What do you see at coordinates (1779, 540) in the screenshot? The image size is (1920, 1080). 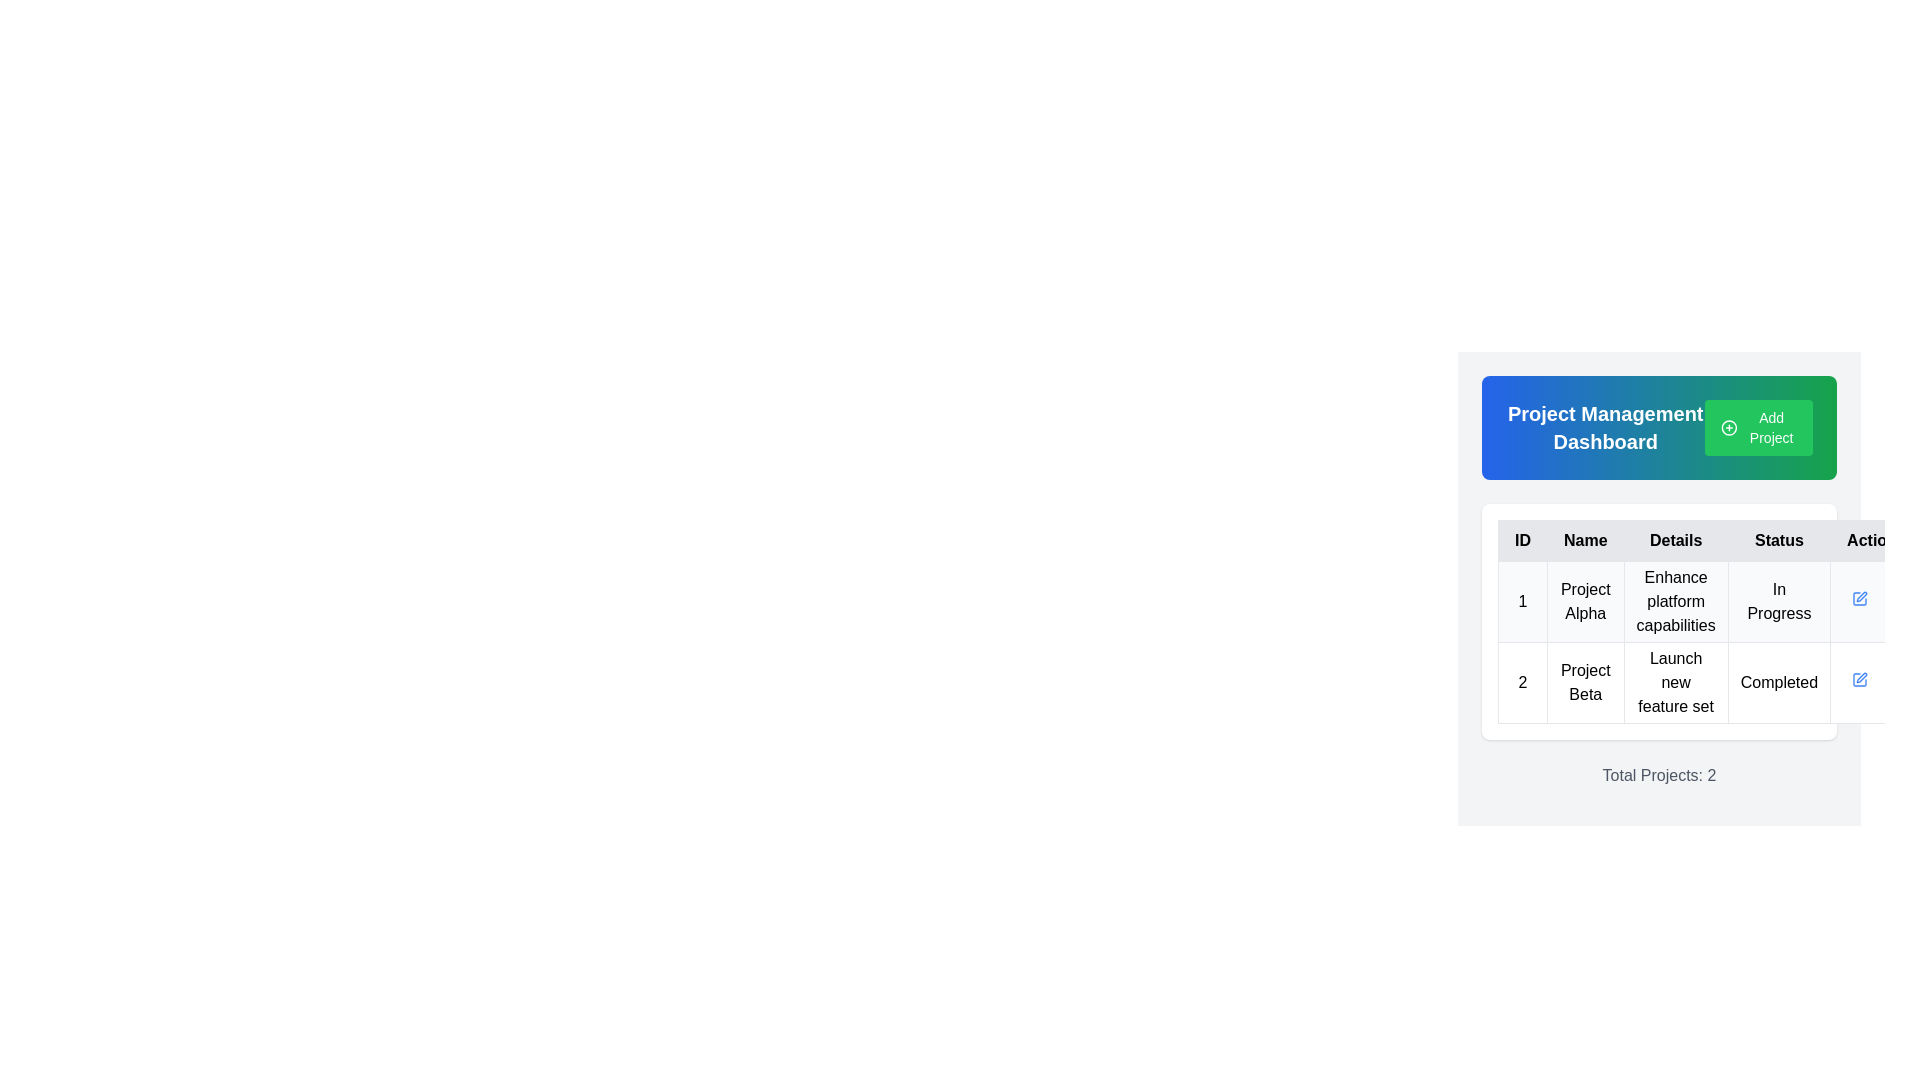 I see `the 'Status' static text label, which is displayed in bold on a light gray background and is the fourth header in a table, positioned between 'Details' and 'Actions'` at bounding box center [1779, 540].